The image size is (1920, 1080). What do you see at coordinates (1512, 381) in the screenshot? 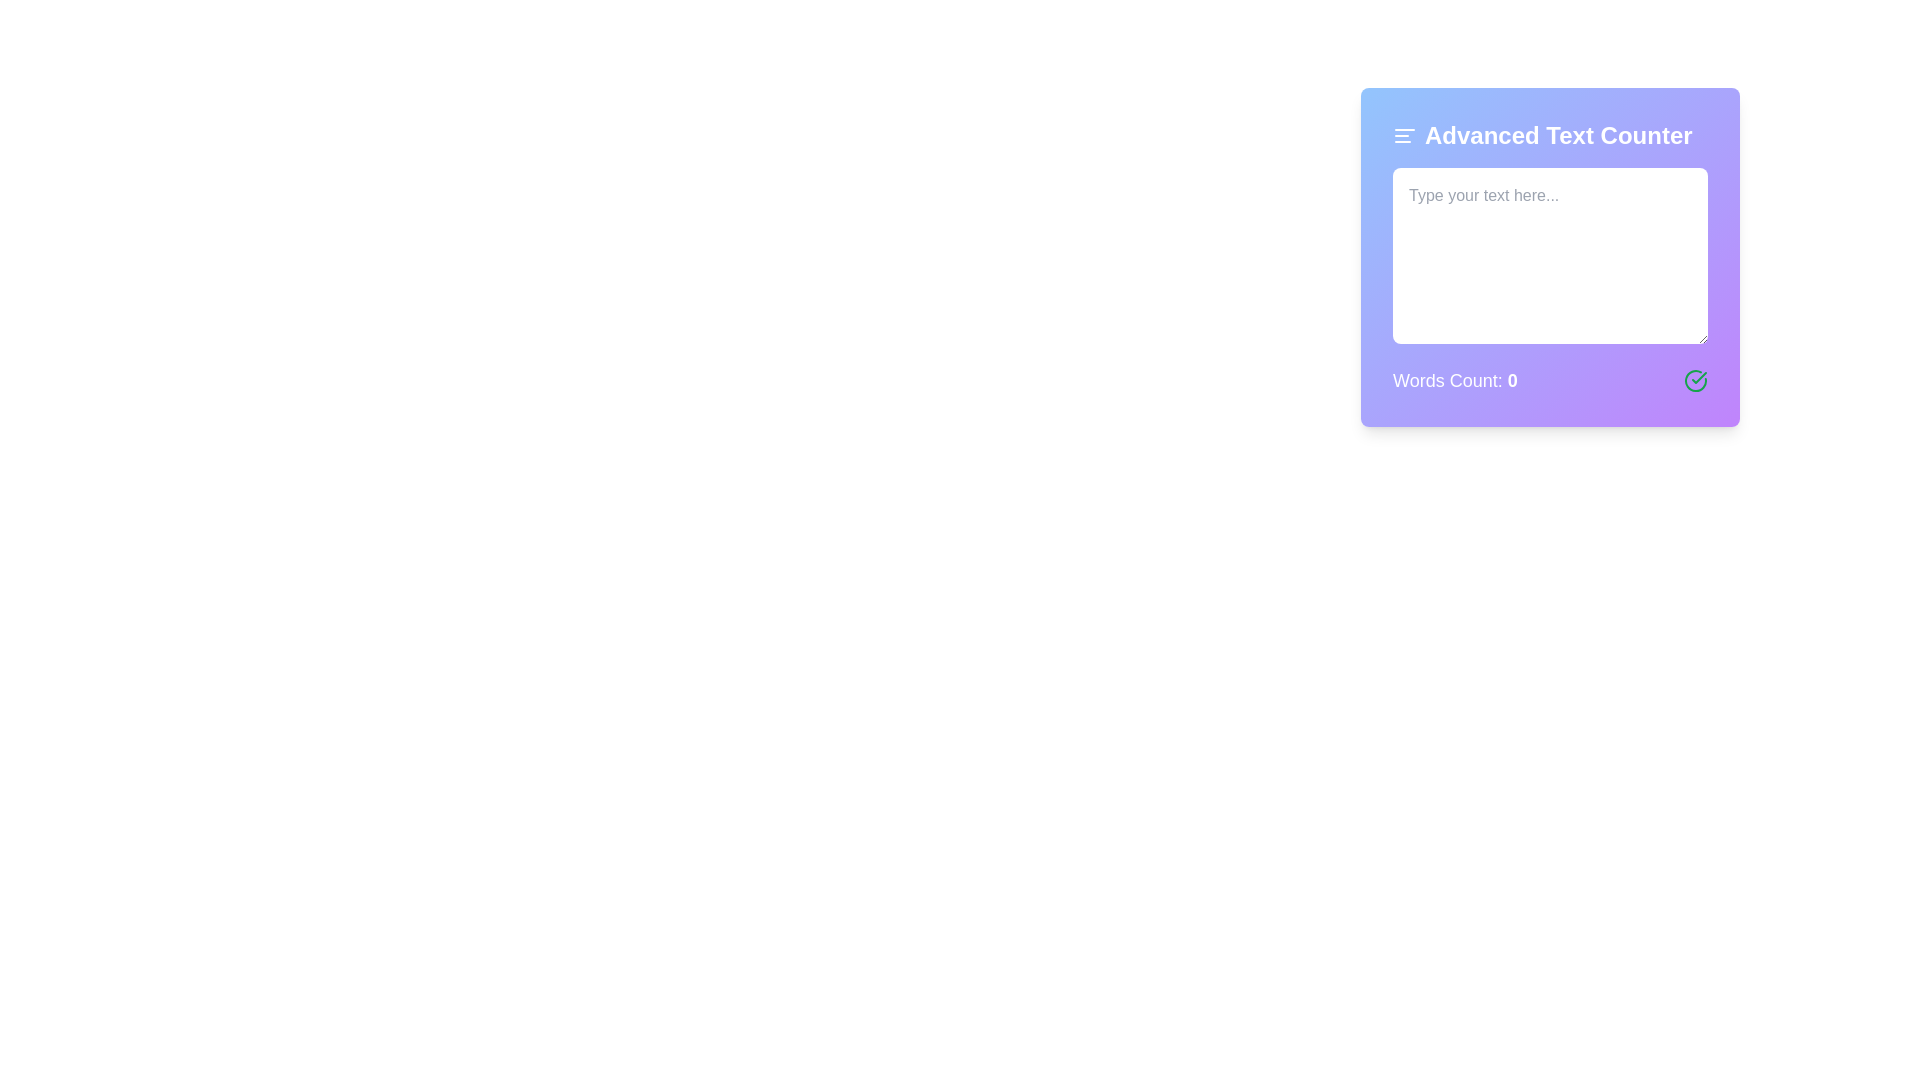
I see `the text label displaying the numeric value '0', which is positioned directly to the right of the 'Words Count:' label in the bottom-left region of the card interface` at bounding box center [1512, 381].